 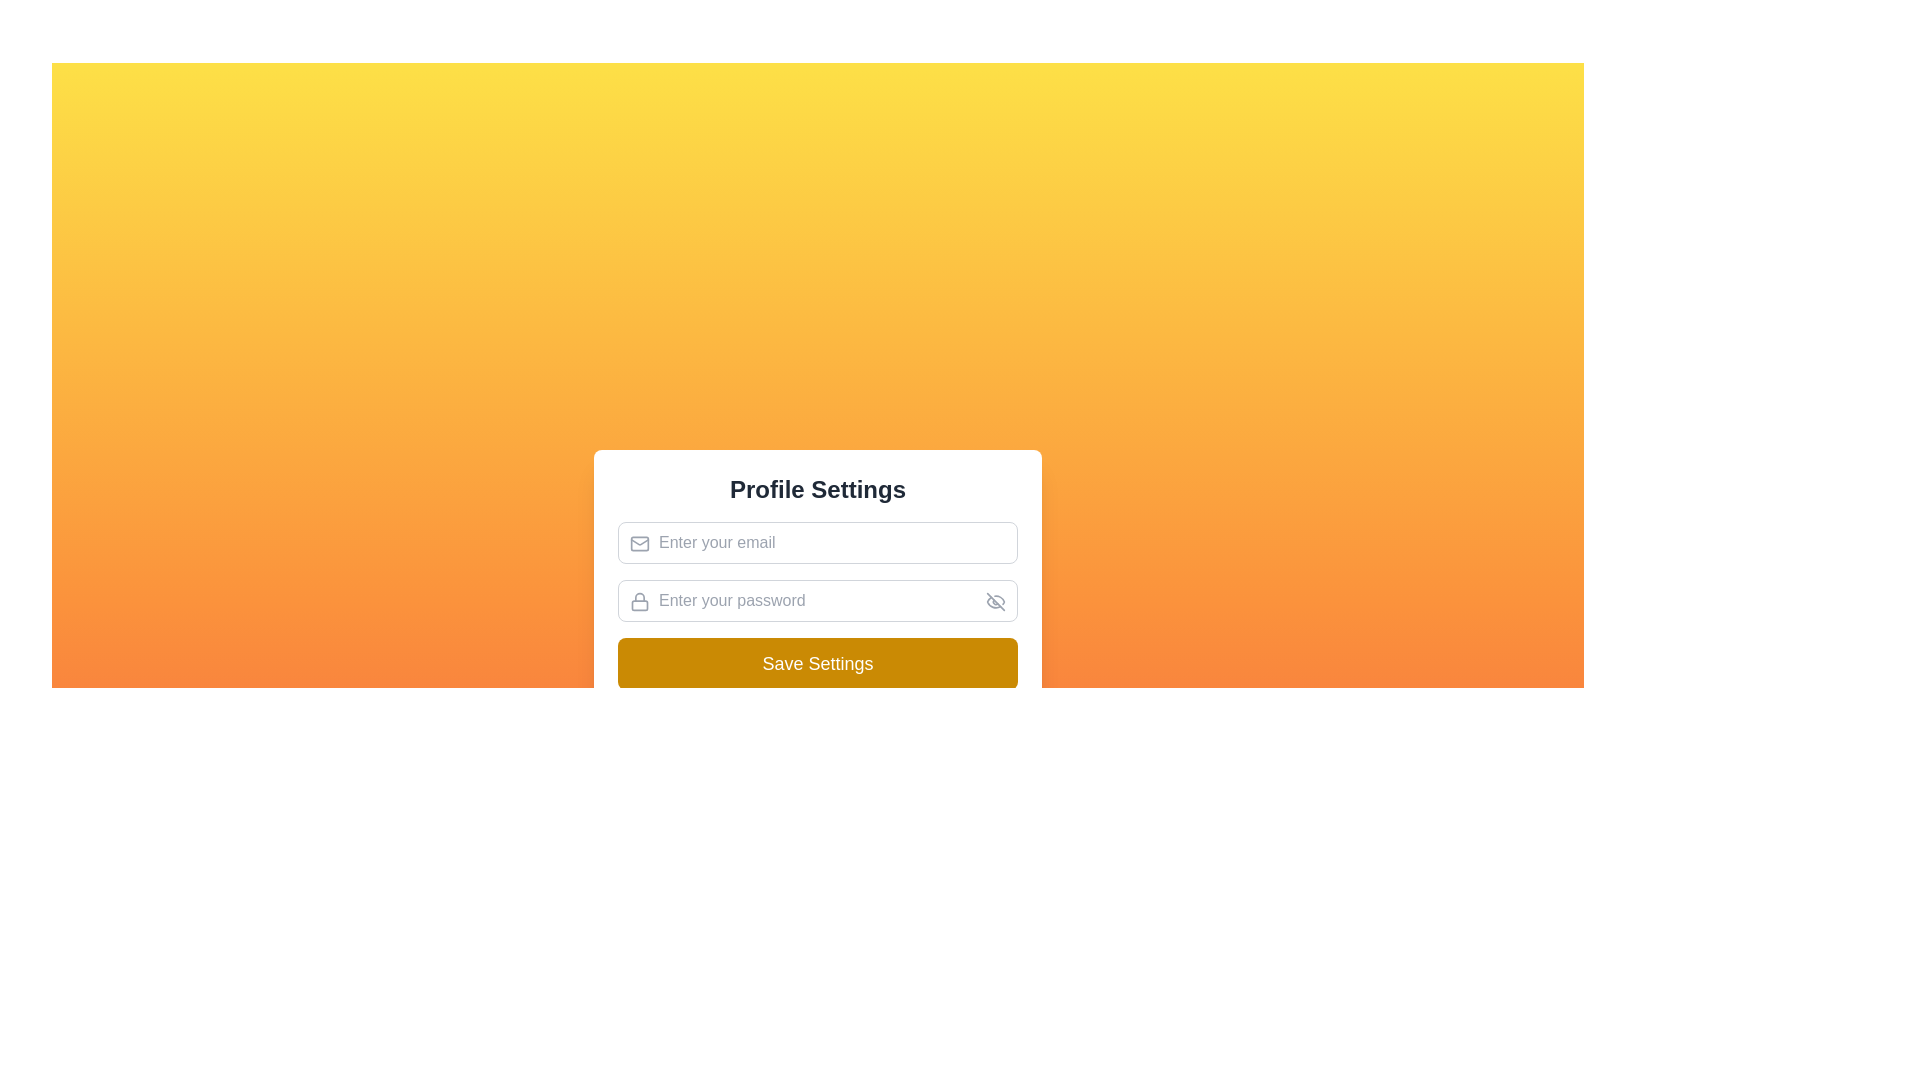 What do you see at coordinates (996, 600) in the screenshot?
I see `the slanted line component of the SVG icon located on the right side of the password input field in the 'Profile Settings' card` at bounding box center [996, 600].